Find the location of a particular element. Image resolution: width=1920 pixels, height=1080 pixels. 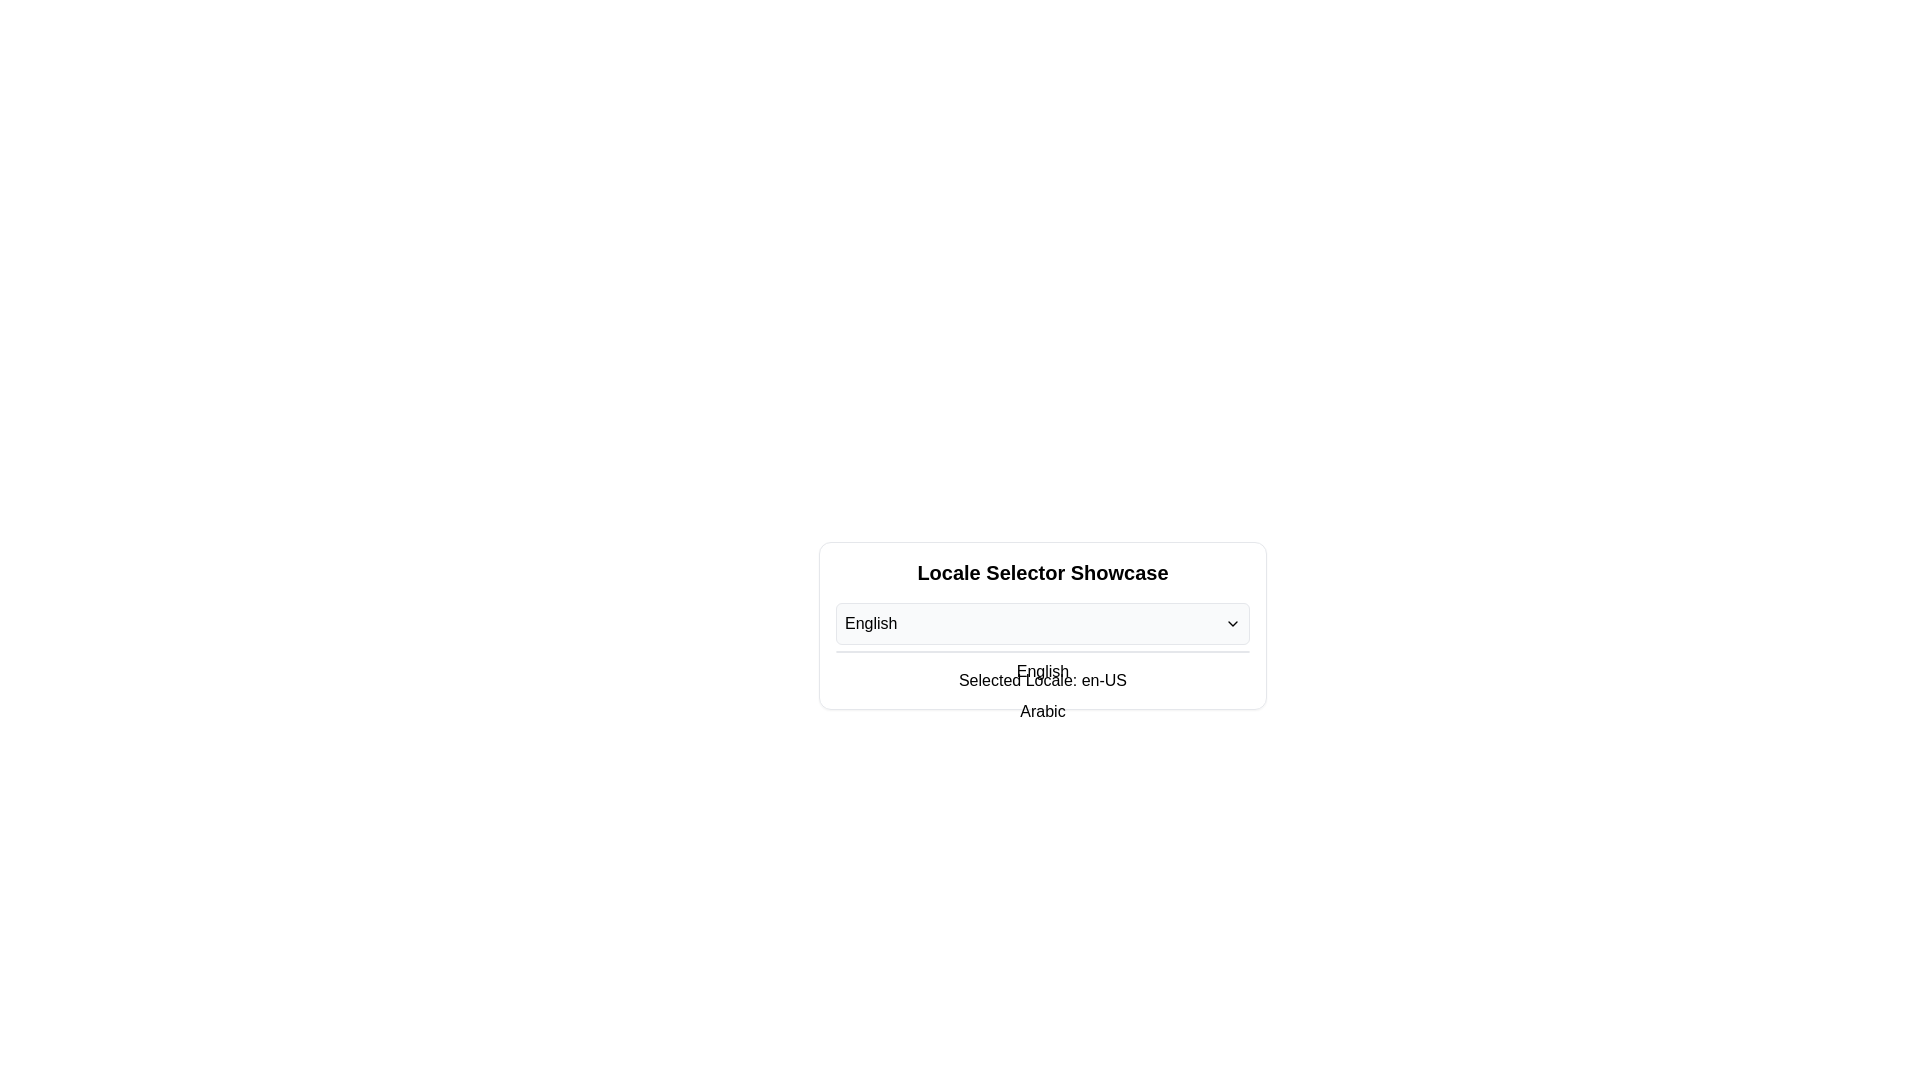

the chevron icon located to the far-right of the 'English' text in the Locale Selector Showcase to interact with the dropdown menu is located at coordinates (1232, 623).